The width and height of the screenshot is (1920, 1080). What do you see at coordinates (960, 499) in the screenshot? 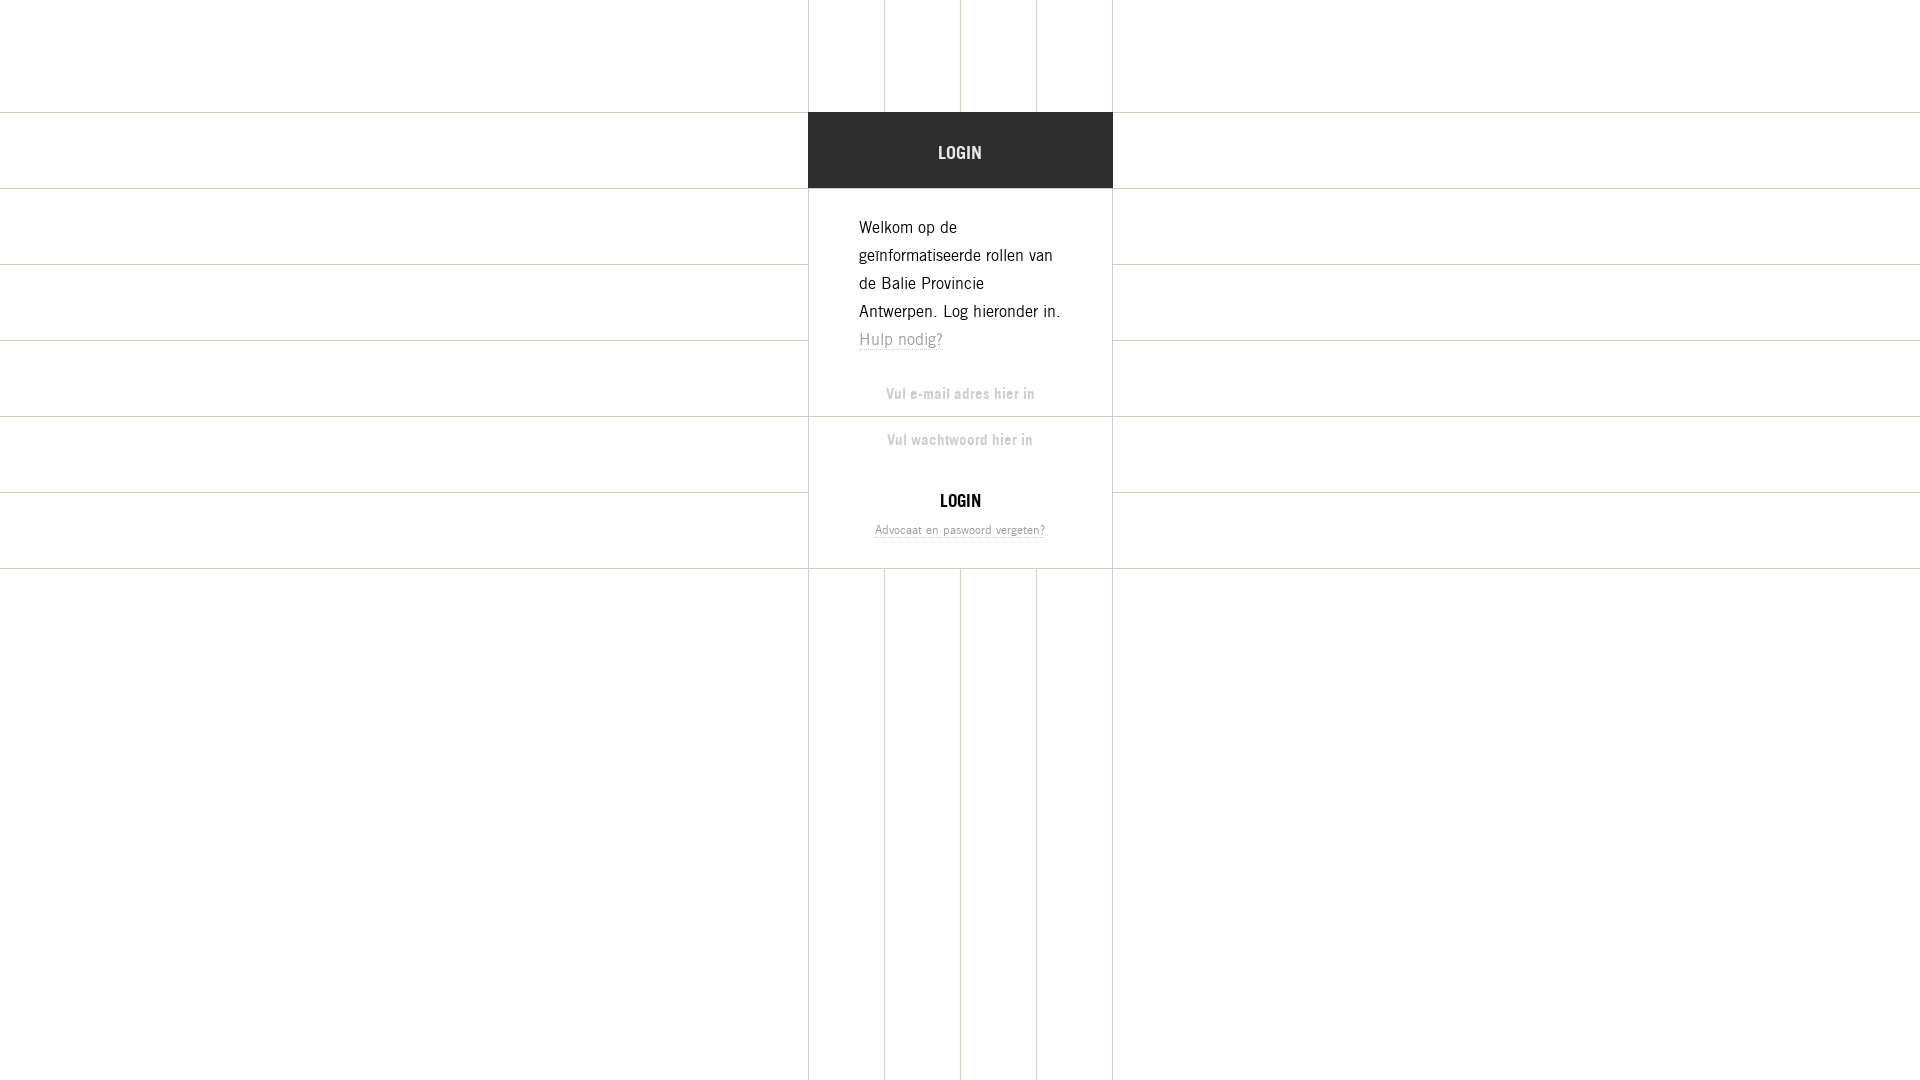
I see `'Login'` at bounding box center [960, 499].